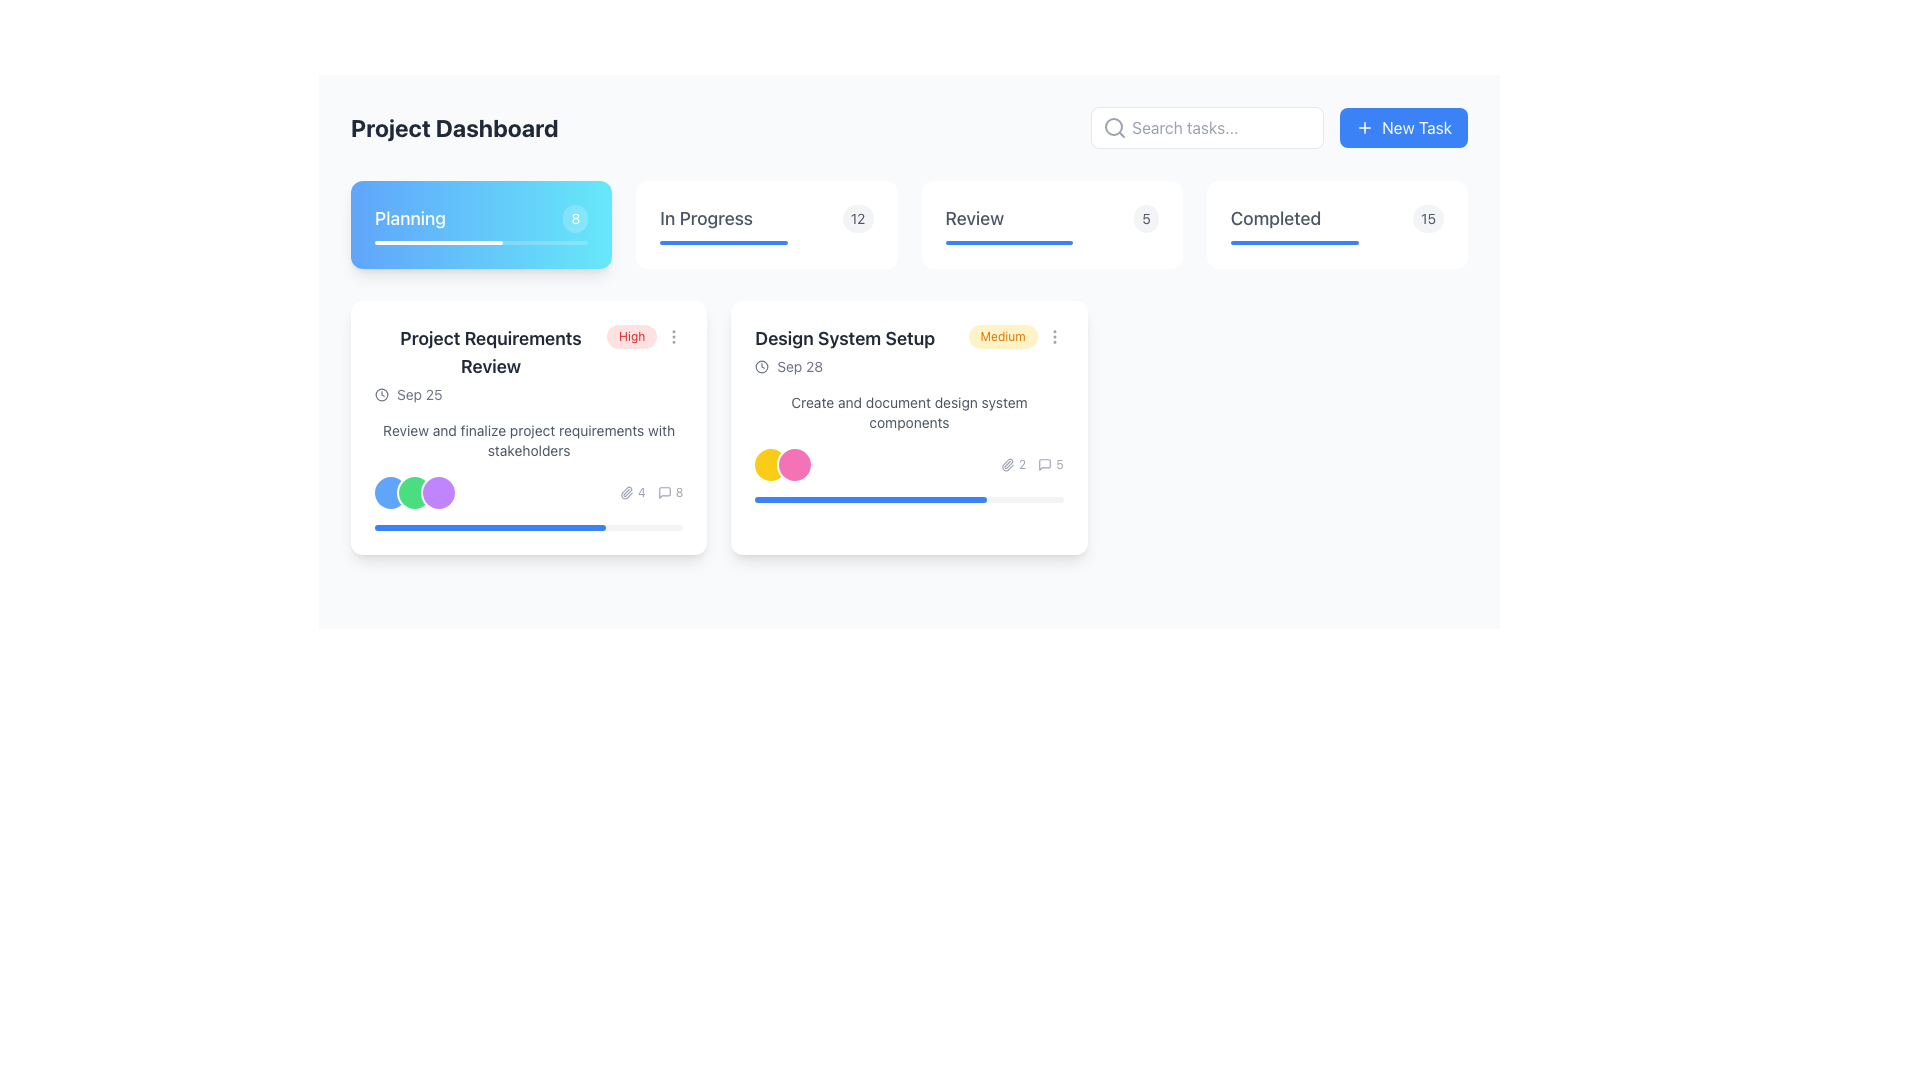 The width and height of the screenshot is (1920, 1080). Describe the element at coordinates (765, 242) in the screenshot. I see `the horizontal progress bar located centrally within the white panel labeled 'In Progress', which visually represents the progress of an element associated with 'In Progress'` at that location.